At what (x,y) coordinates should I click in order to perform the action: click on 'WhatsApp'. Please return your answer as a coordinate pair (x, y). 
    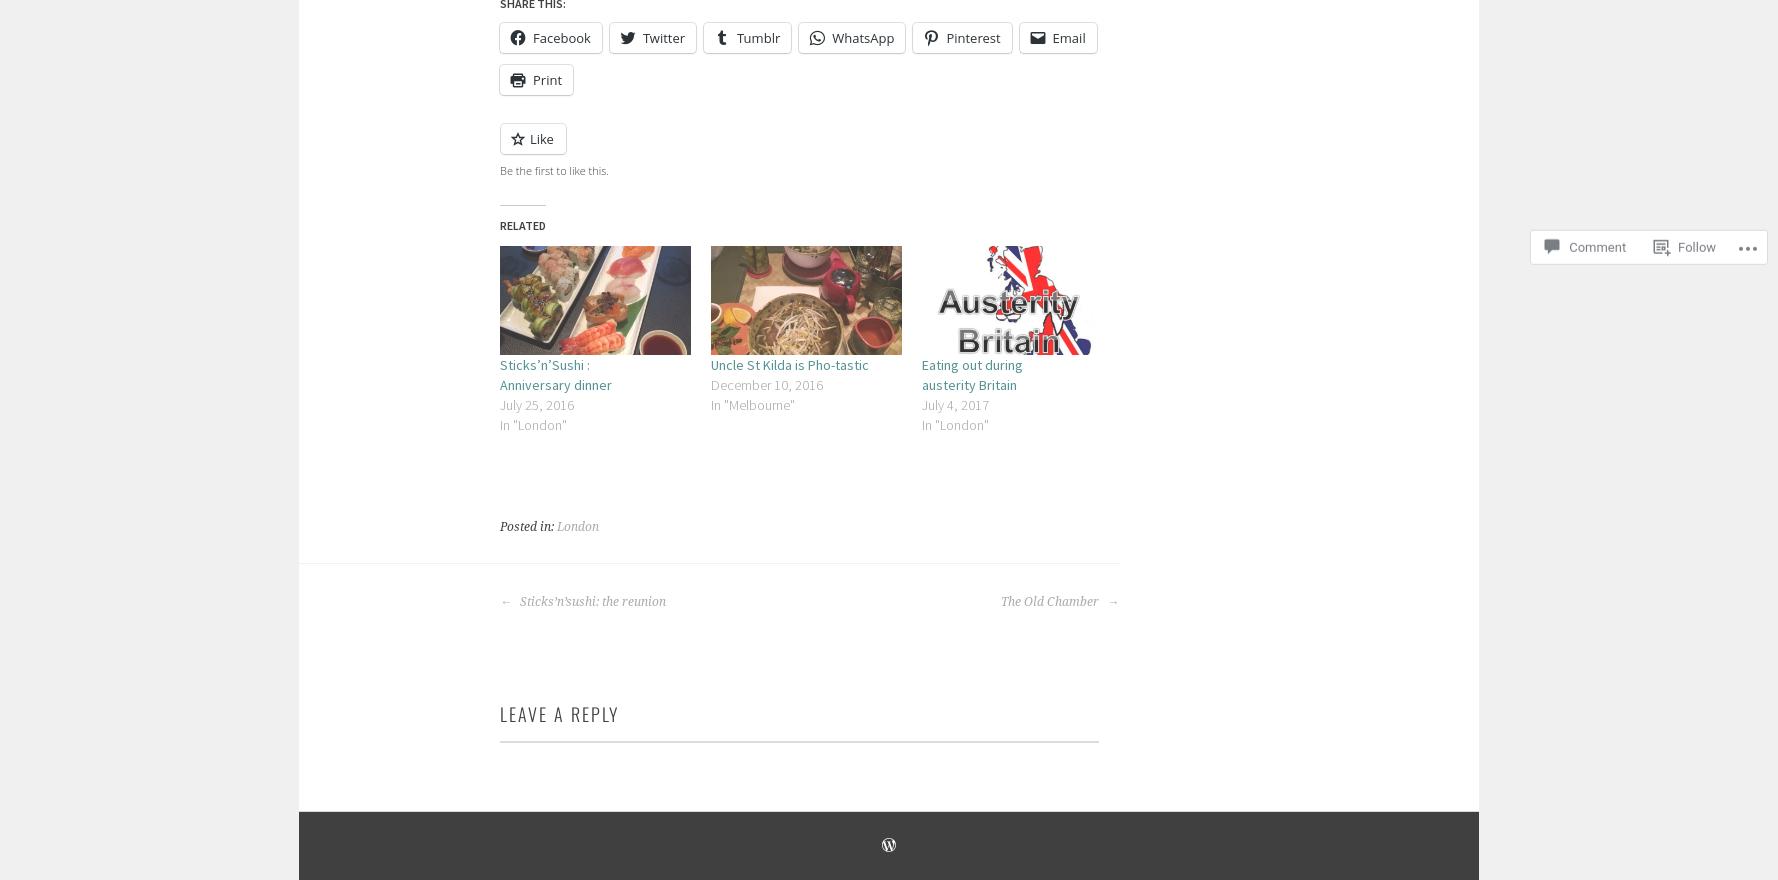
    Looking at the image, I should click on (862, 35).